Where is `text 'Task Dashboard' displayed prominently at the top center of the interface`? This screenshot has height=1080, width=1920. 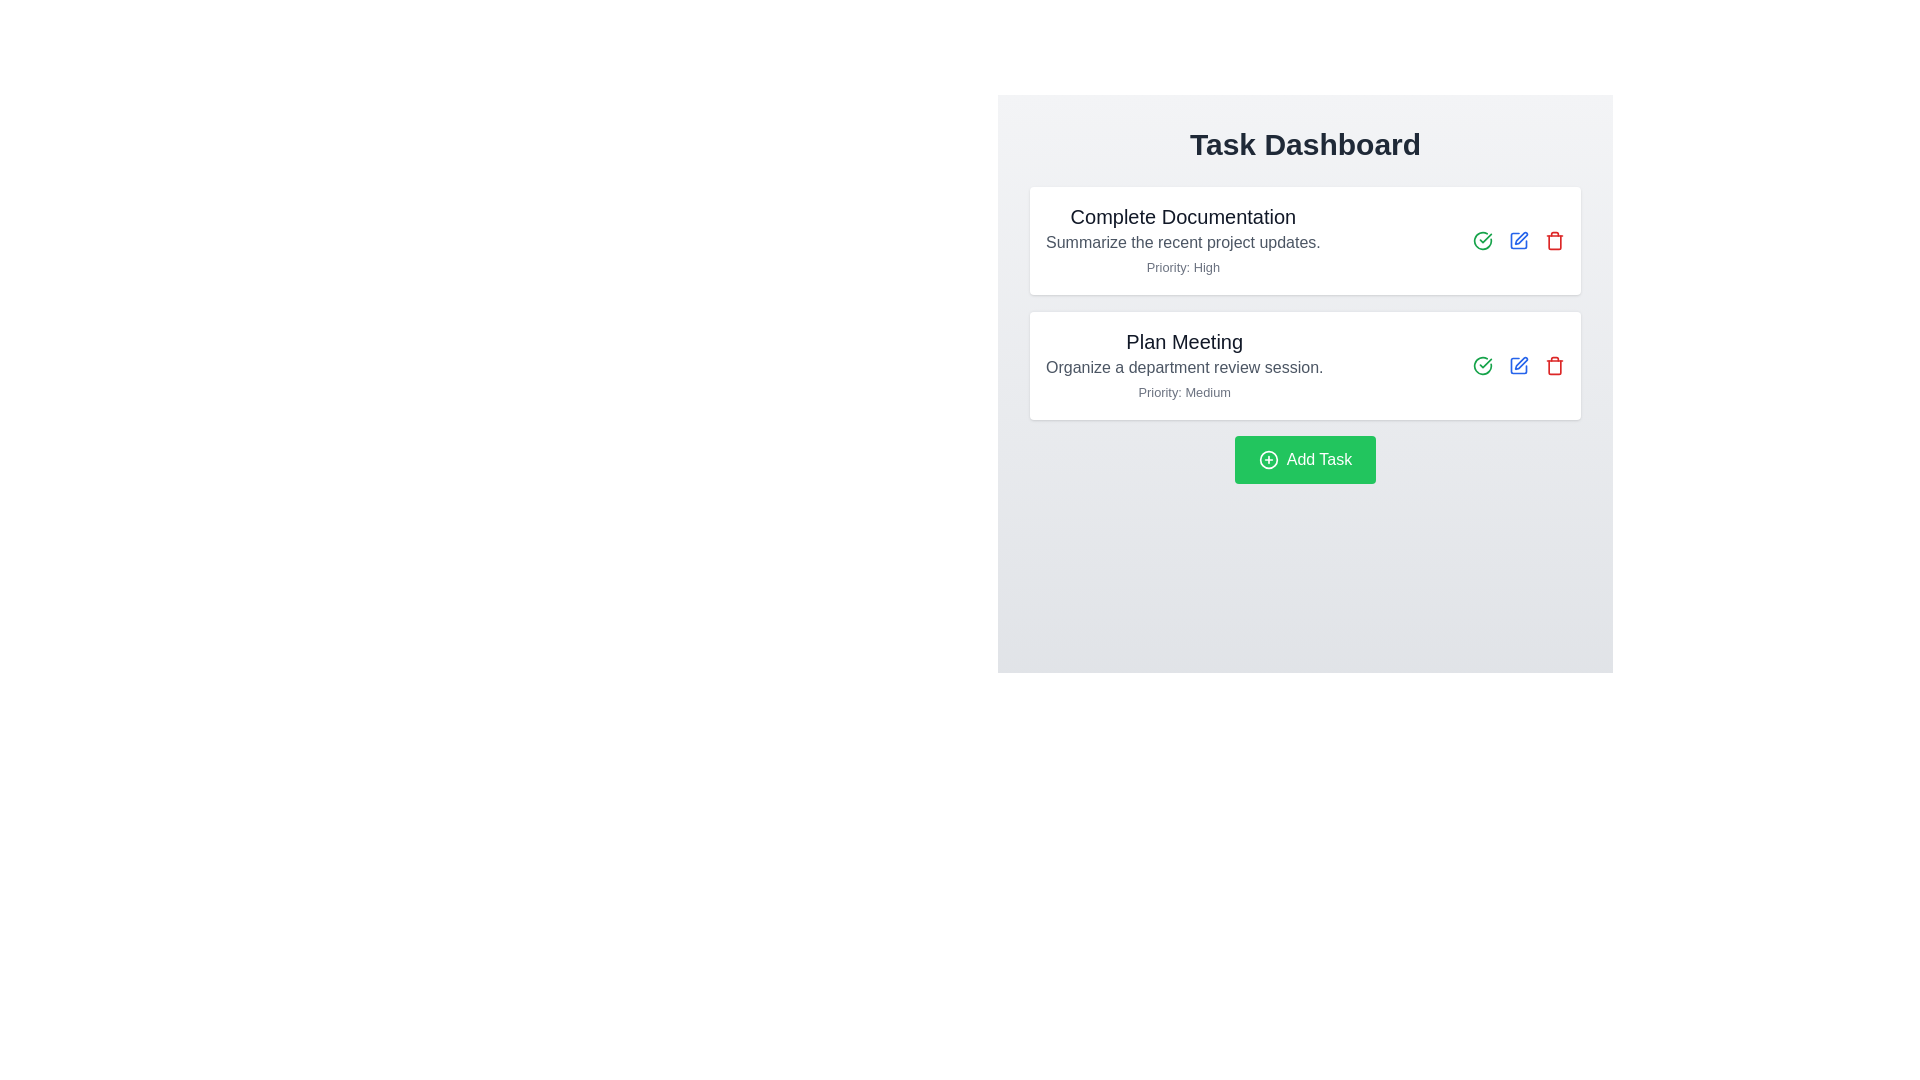 text 'Task Dashboard' displayed prominently at the top center of the interface is located at coordinates (1305, 144).